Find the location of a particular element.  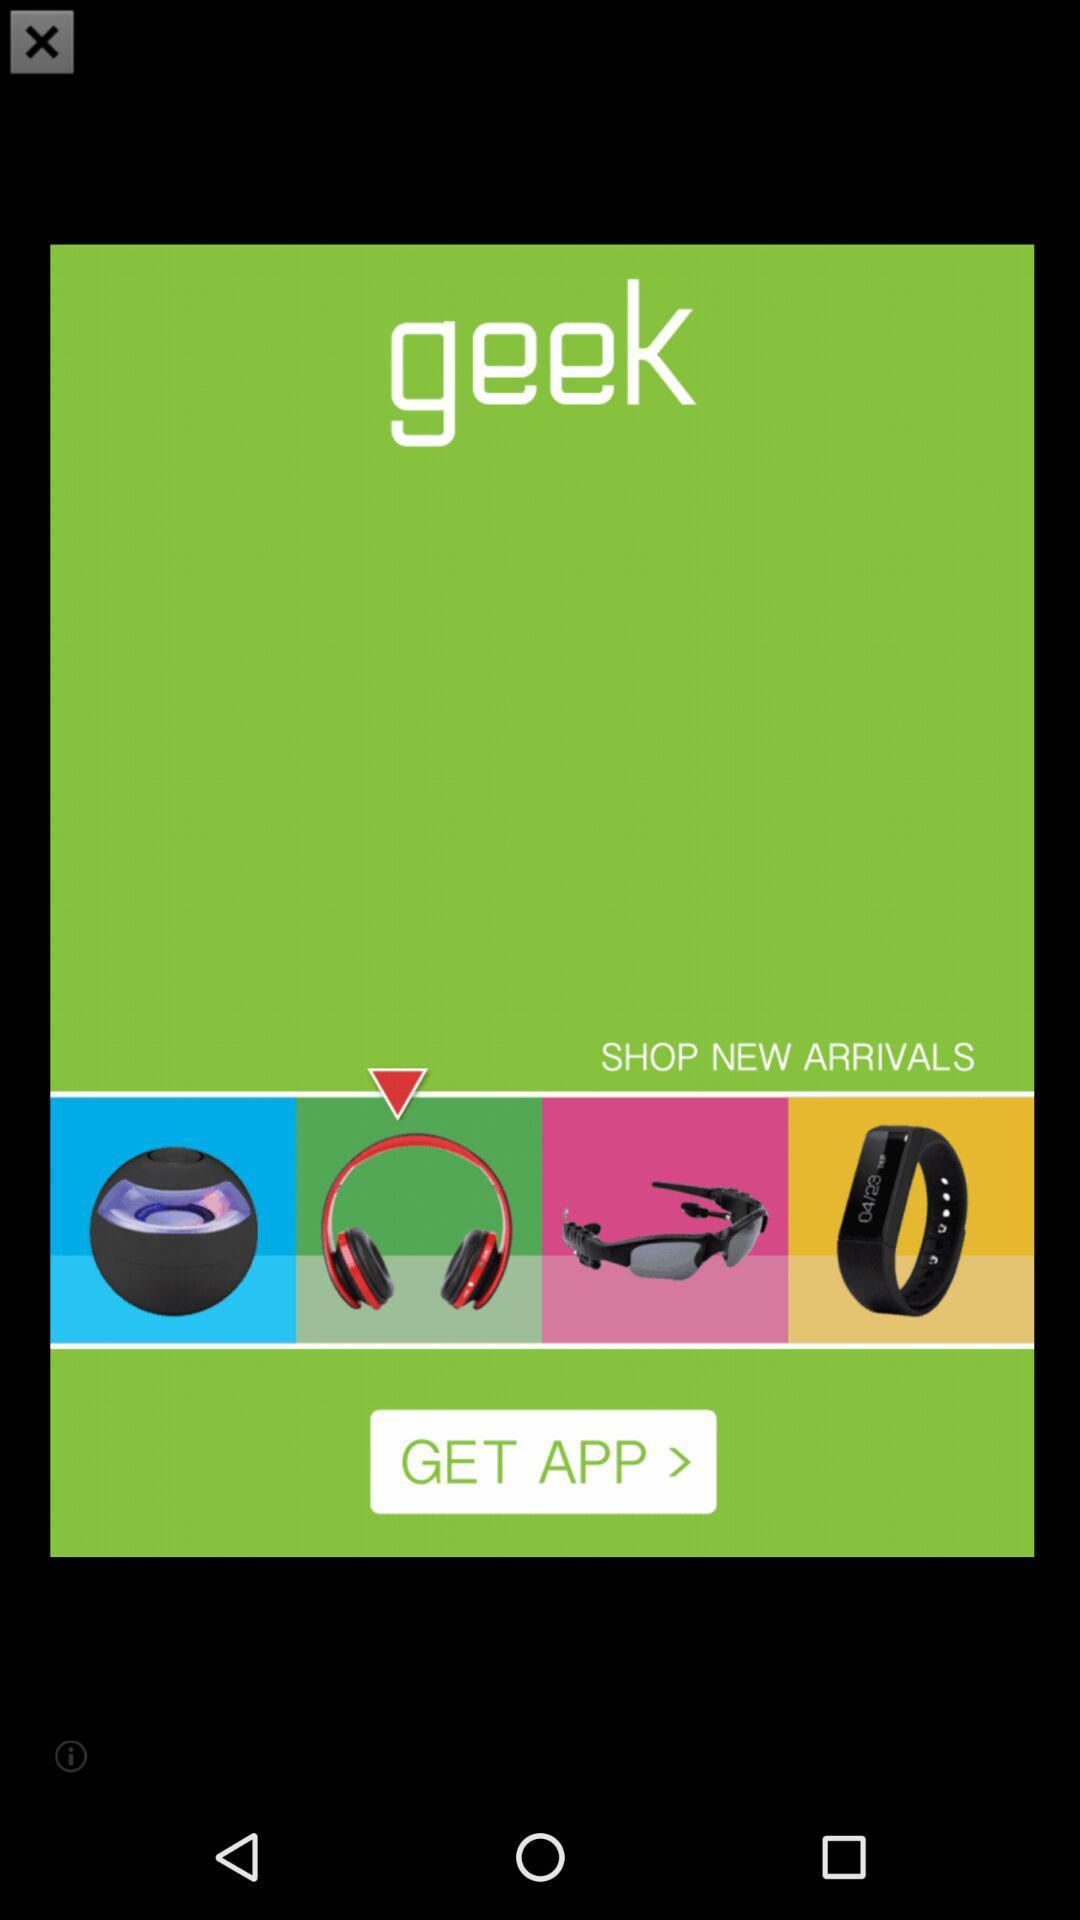

the close icon is located at coordinates (42, 44).